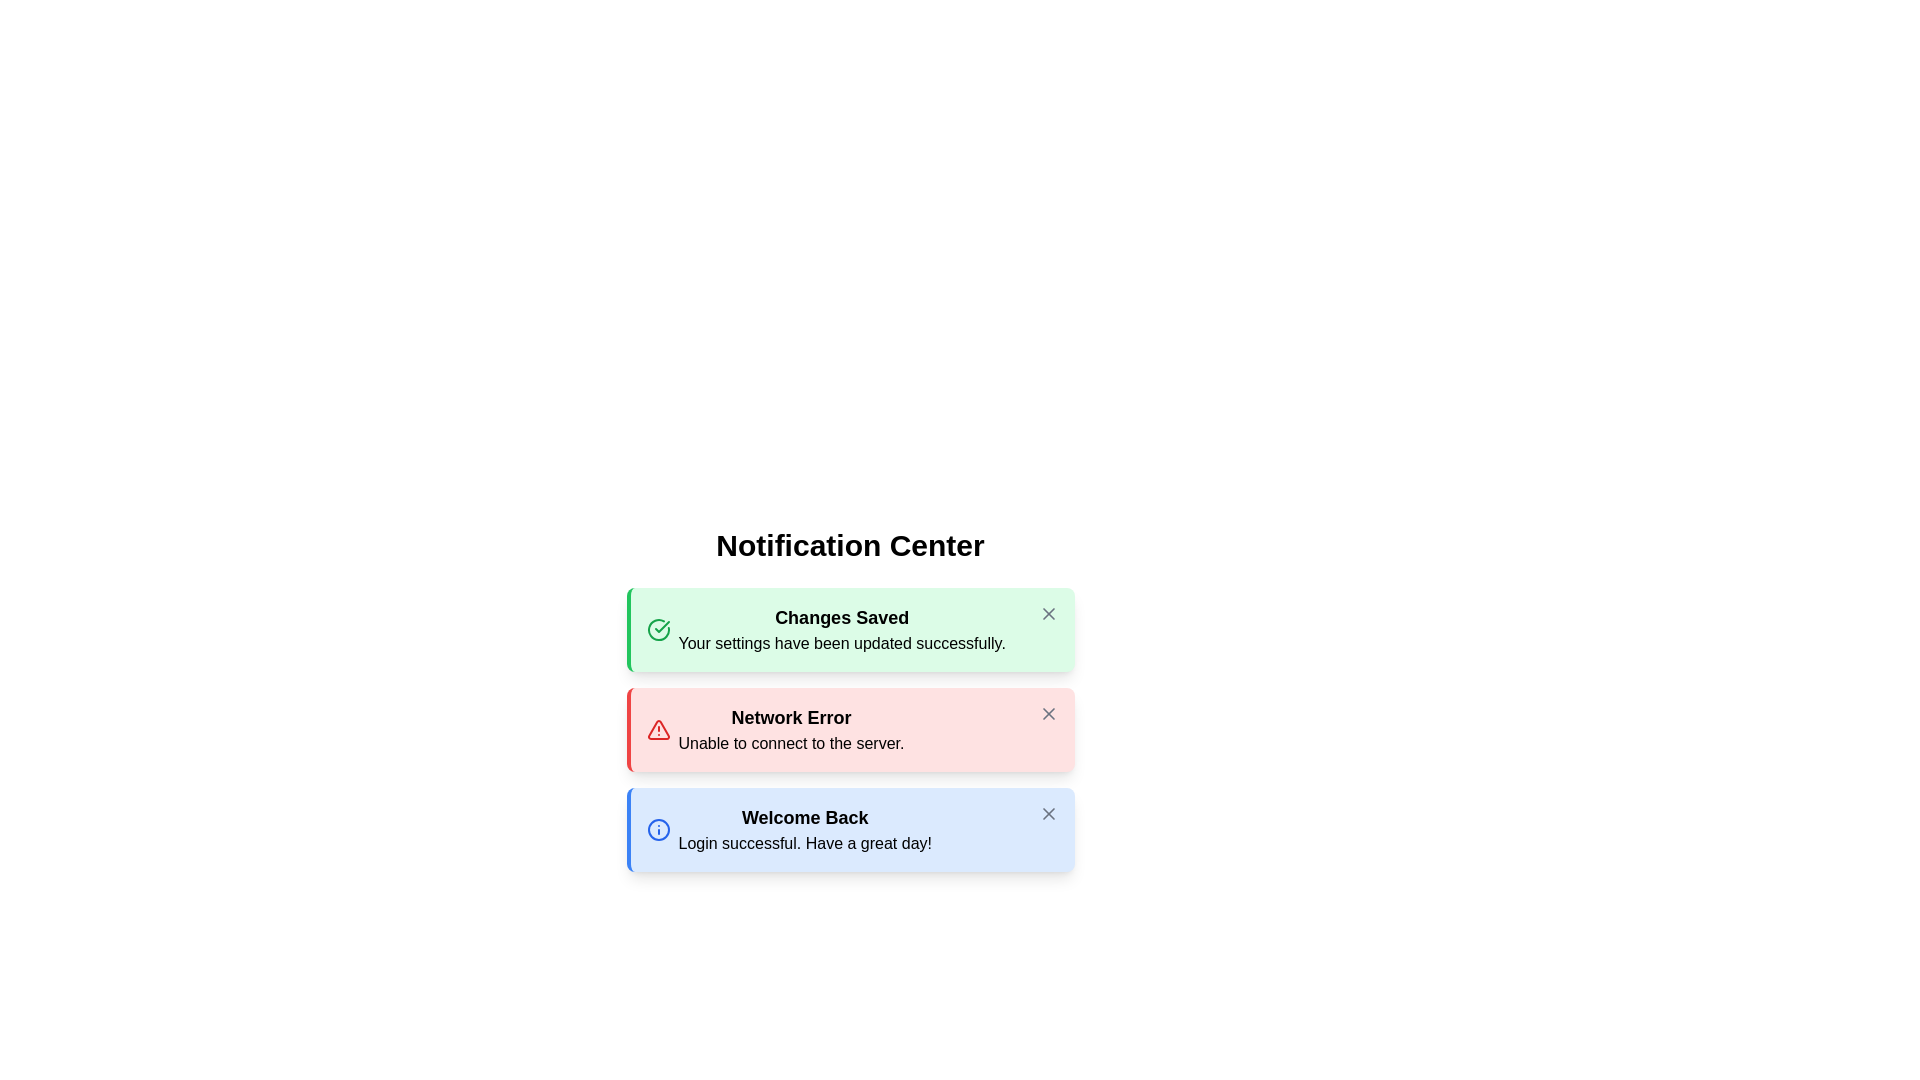 This screenshot has height=1080, width=1920. I want to click on text from the third notification box located in the Notification Center, which informs the user about a successful login, so click(850, 829).